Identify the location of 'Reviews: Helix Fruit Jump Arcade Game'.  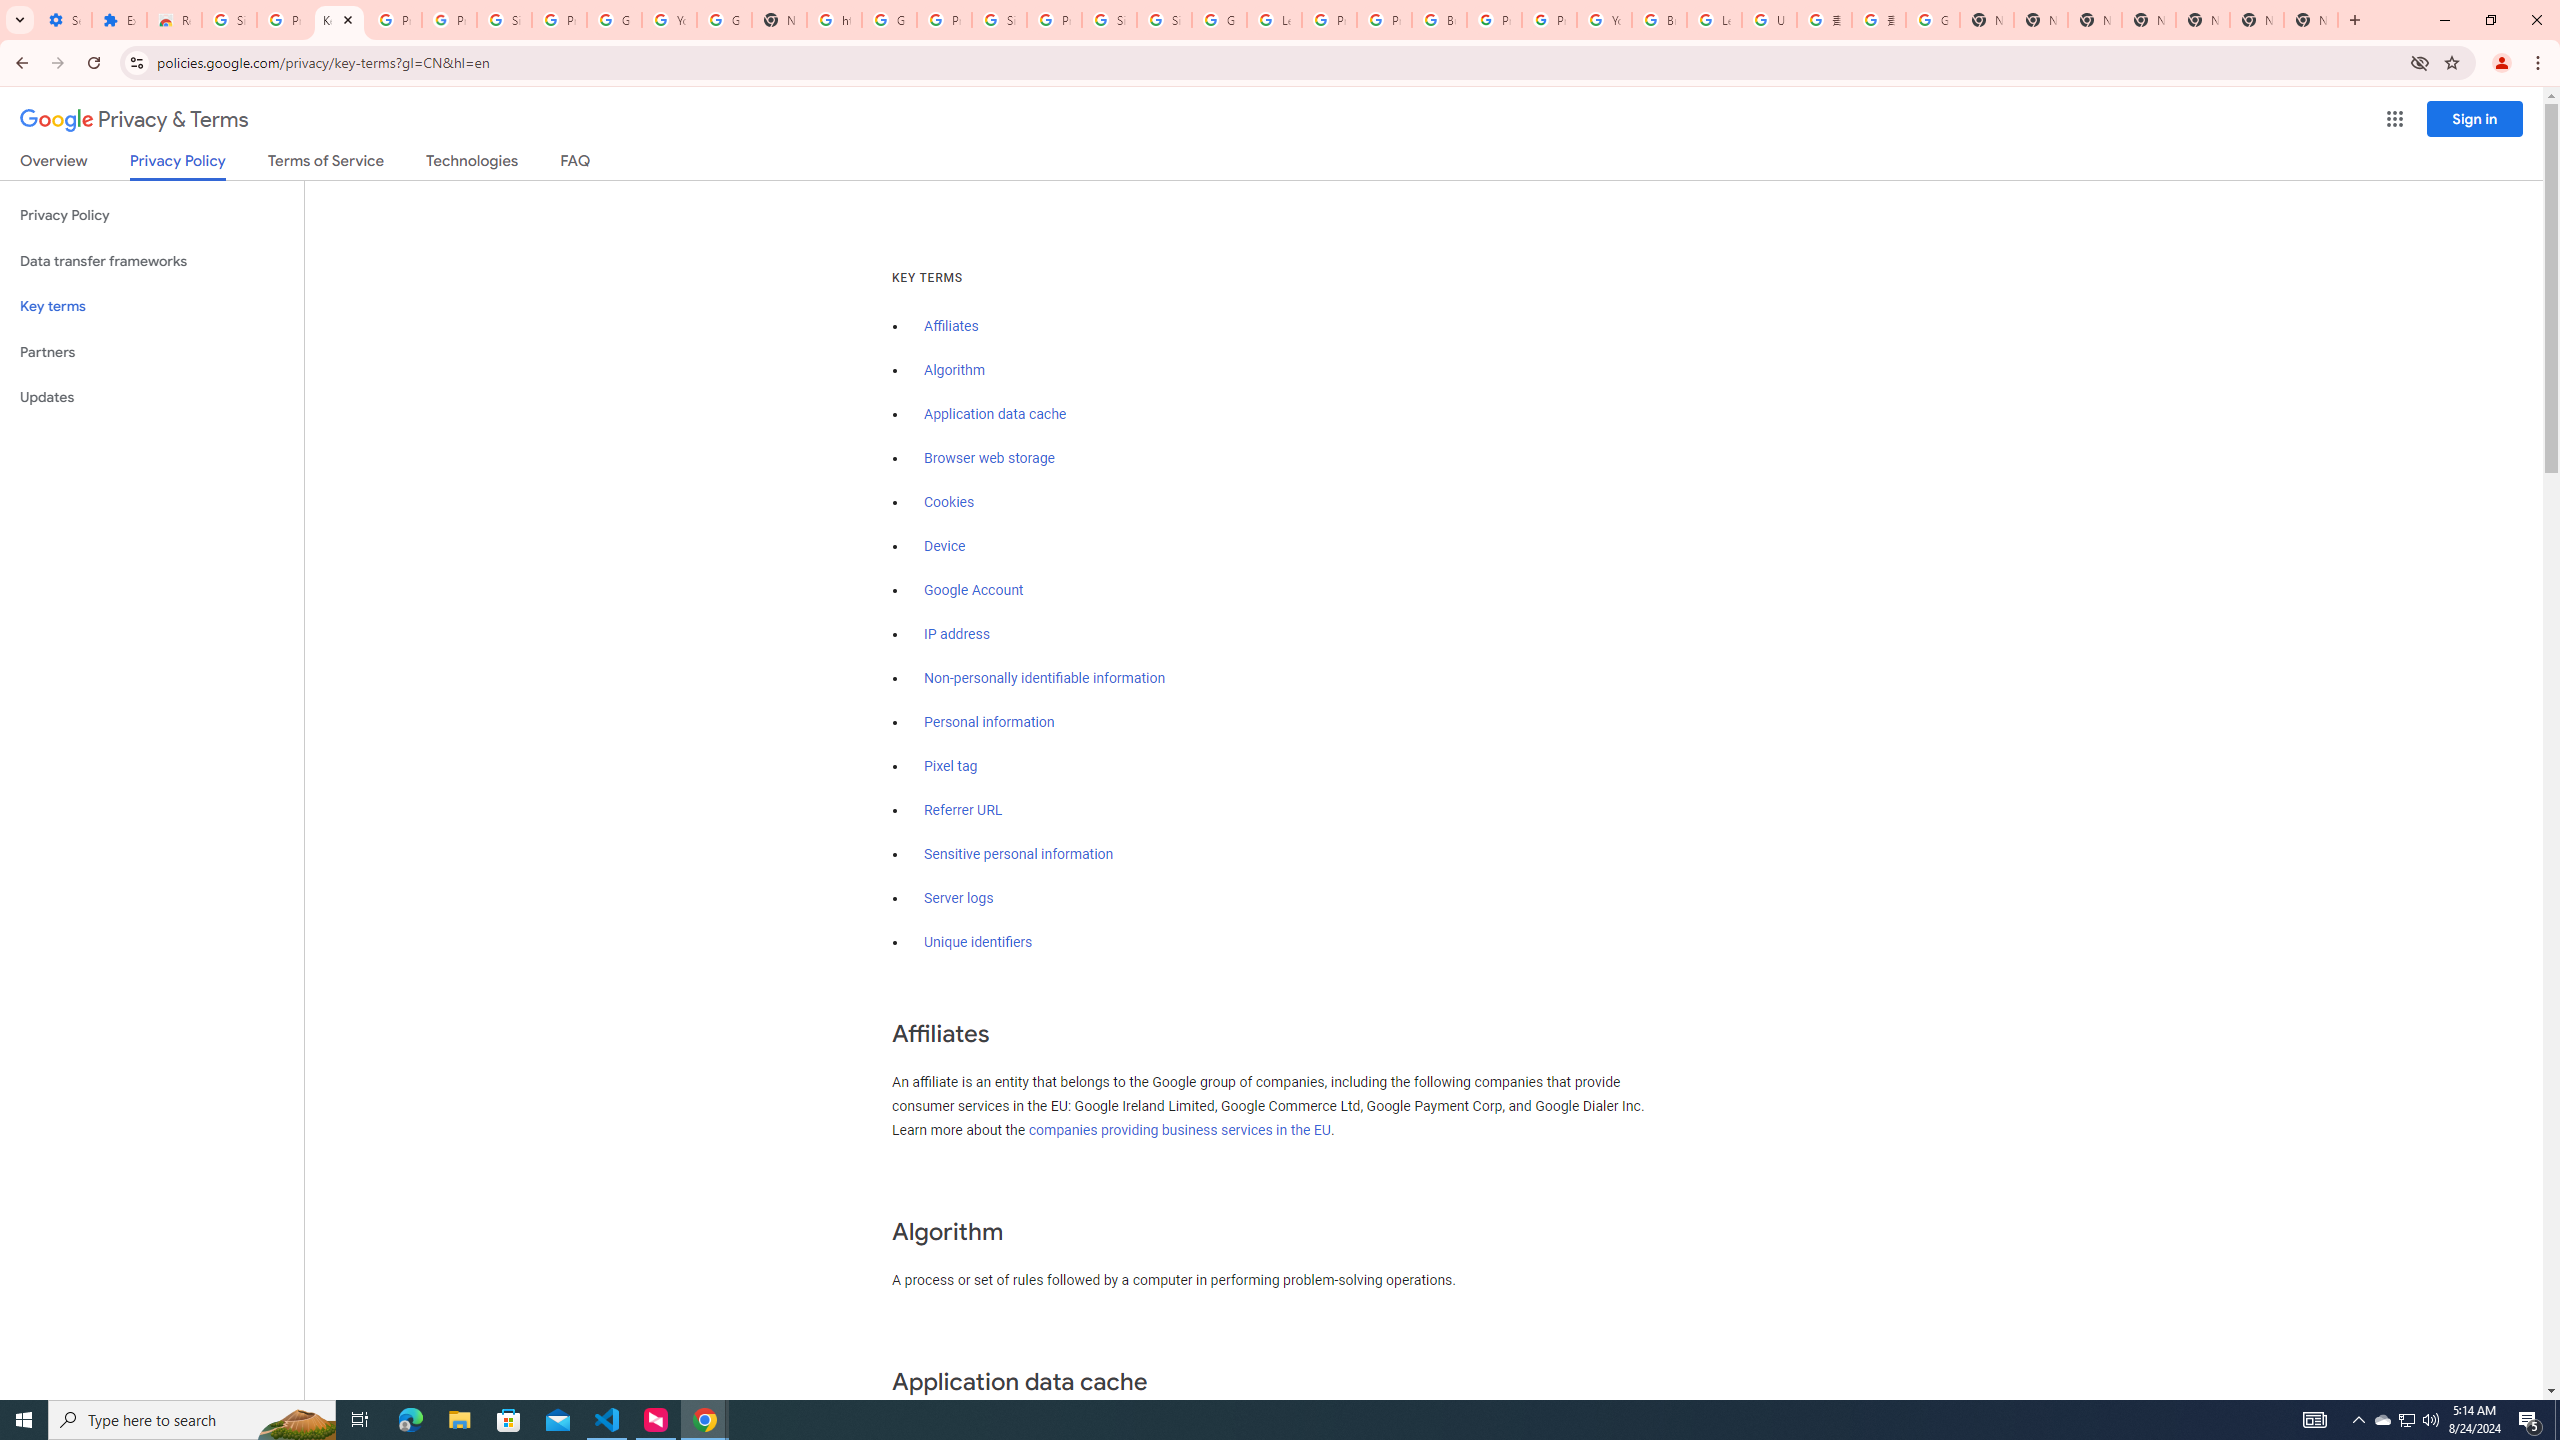
(174, 19).